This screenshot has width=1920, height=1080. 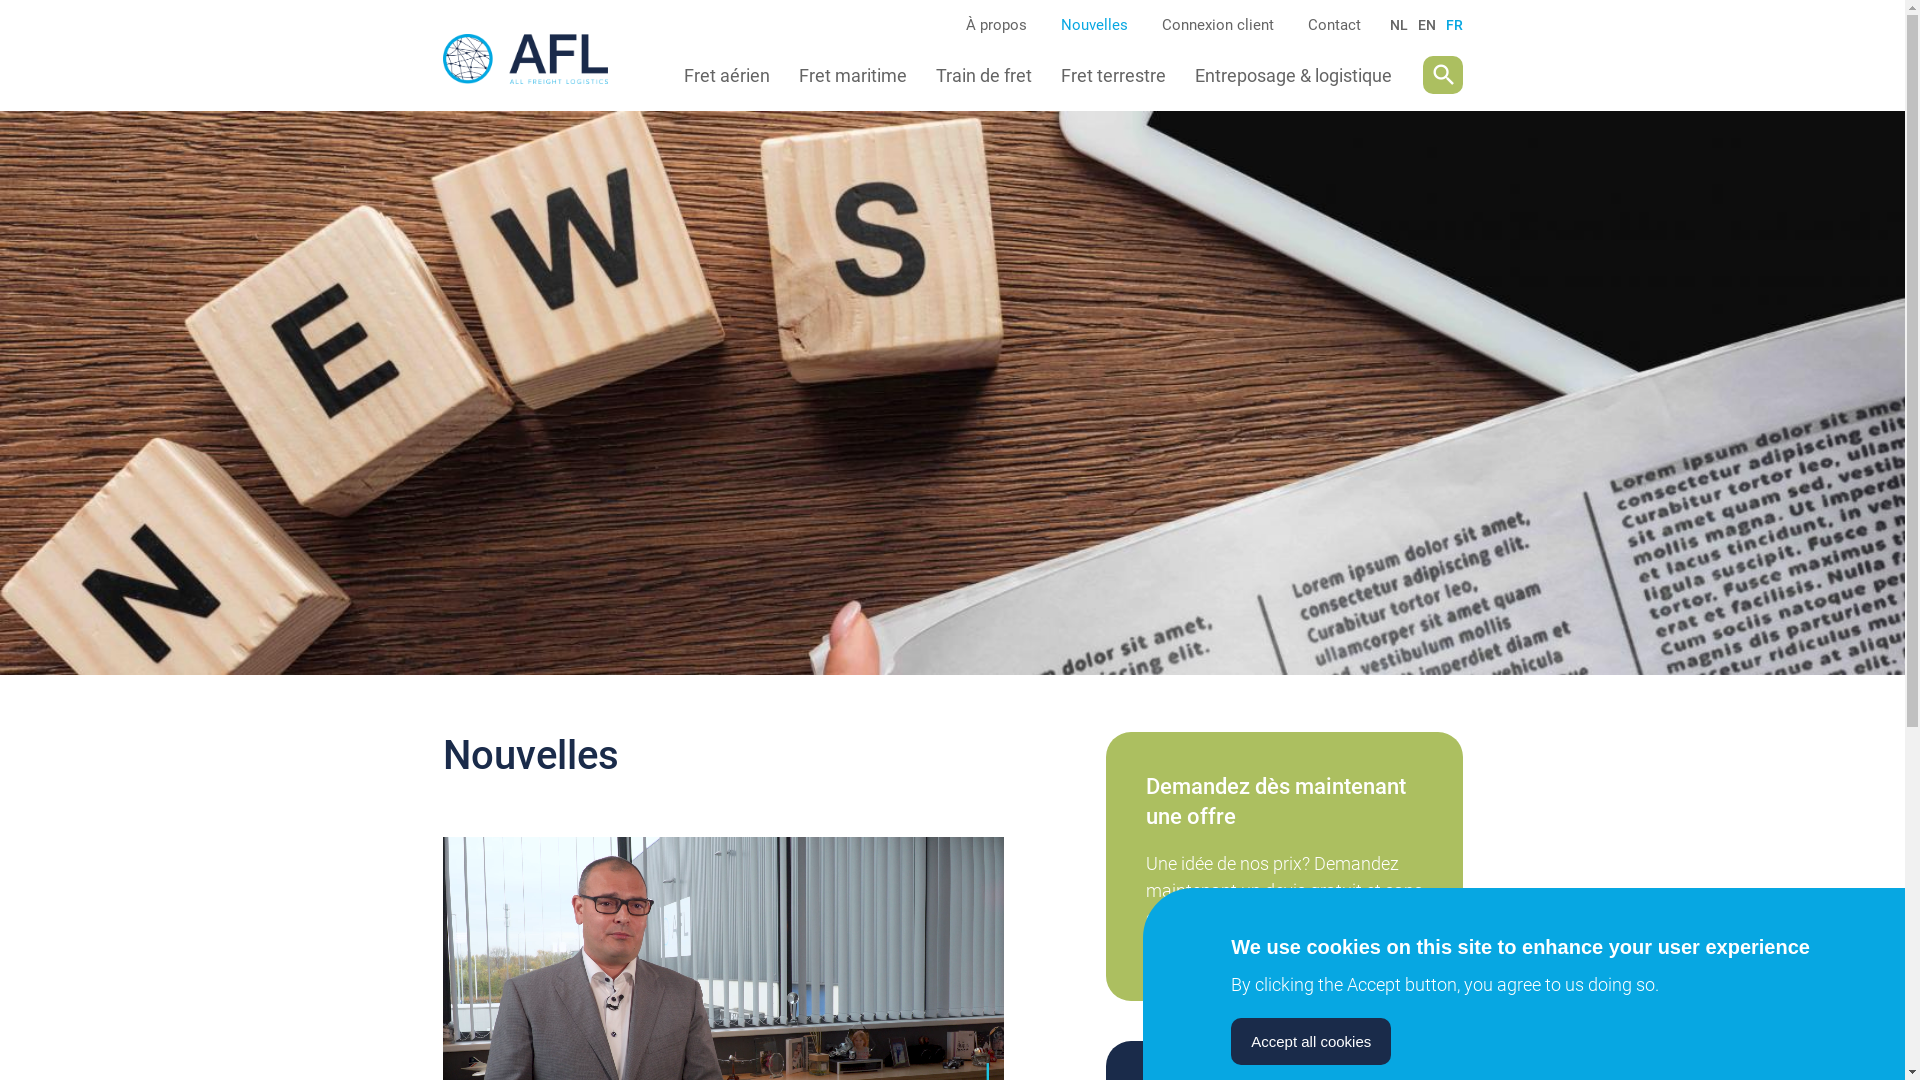 I want to click on 'Accept all cookies', so click(x=1310, y=1040).